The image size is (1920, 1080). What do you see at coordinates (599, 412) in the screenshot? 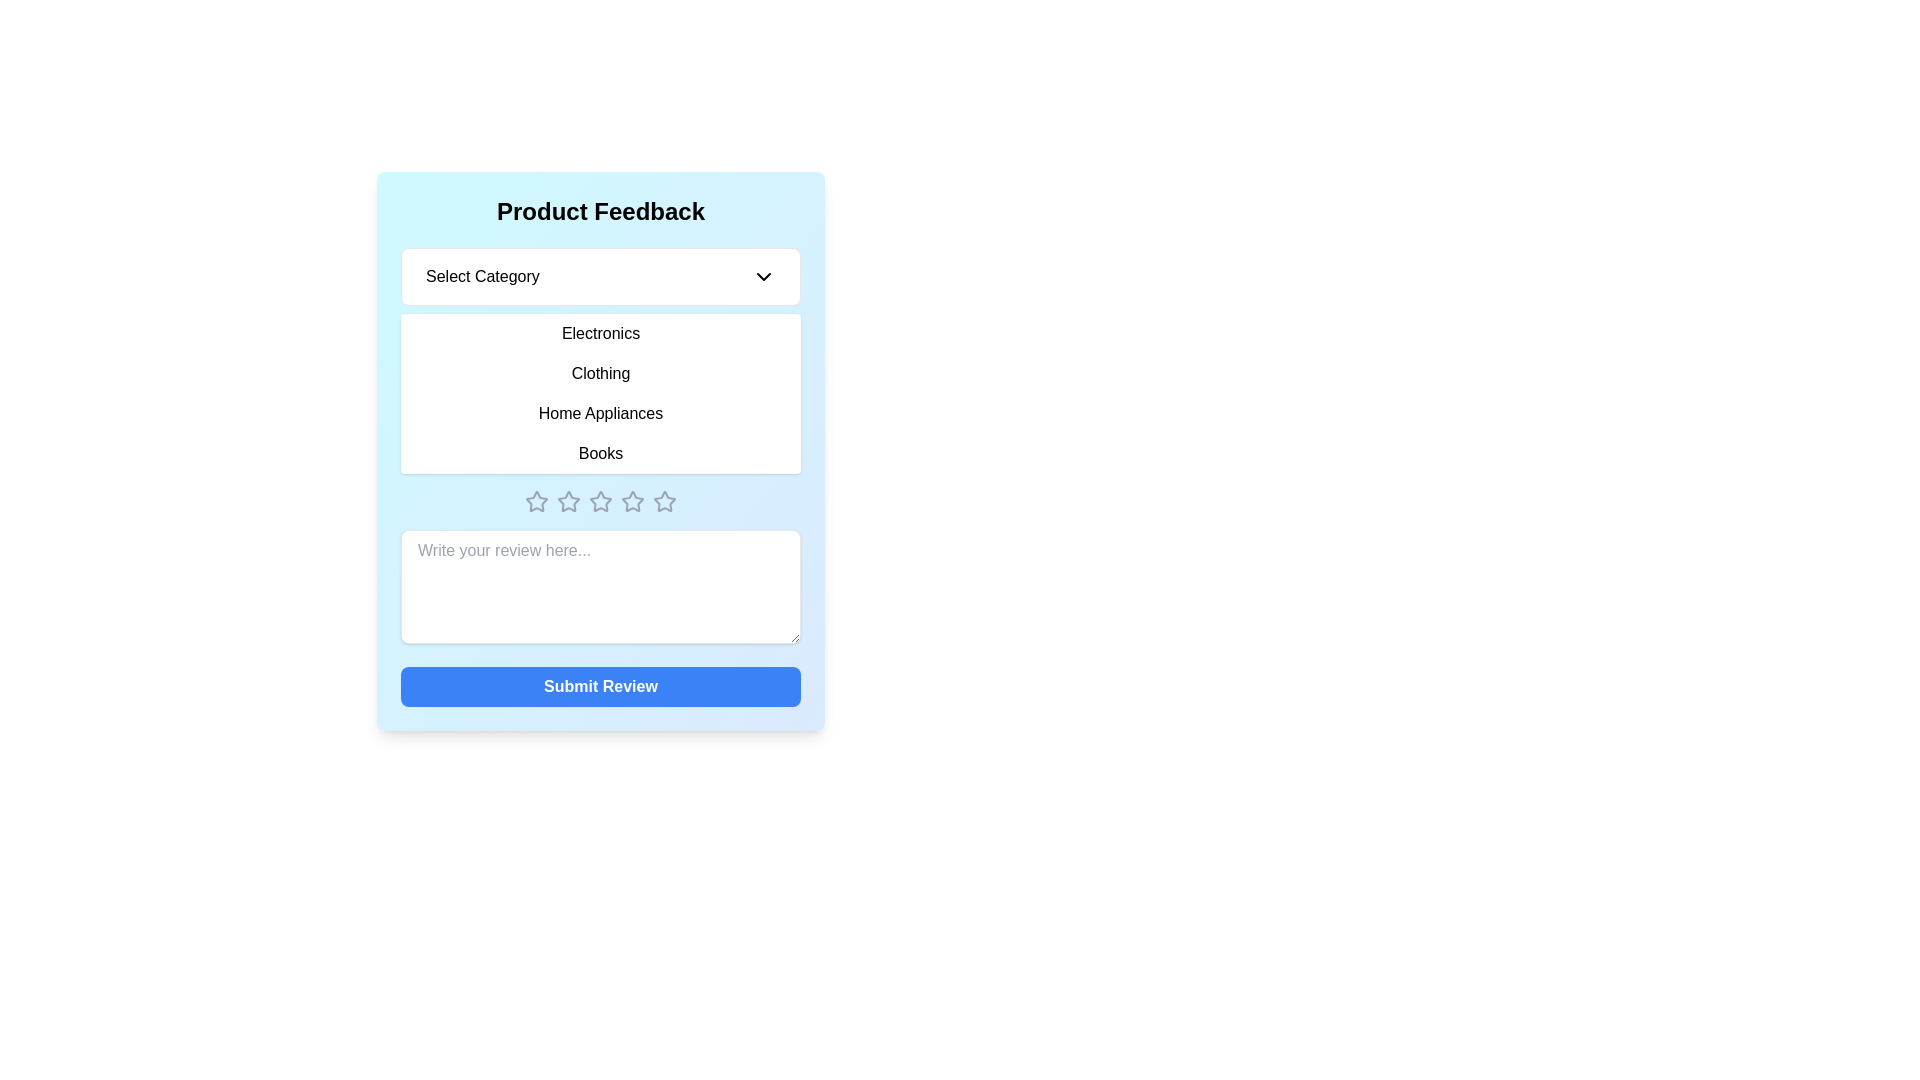
I see `the 'Home Appliances' dropdown menu item, which is the third option in the 'Select Category' section of the interface` at bounding box center [599, 412].